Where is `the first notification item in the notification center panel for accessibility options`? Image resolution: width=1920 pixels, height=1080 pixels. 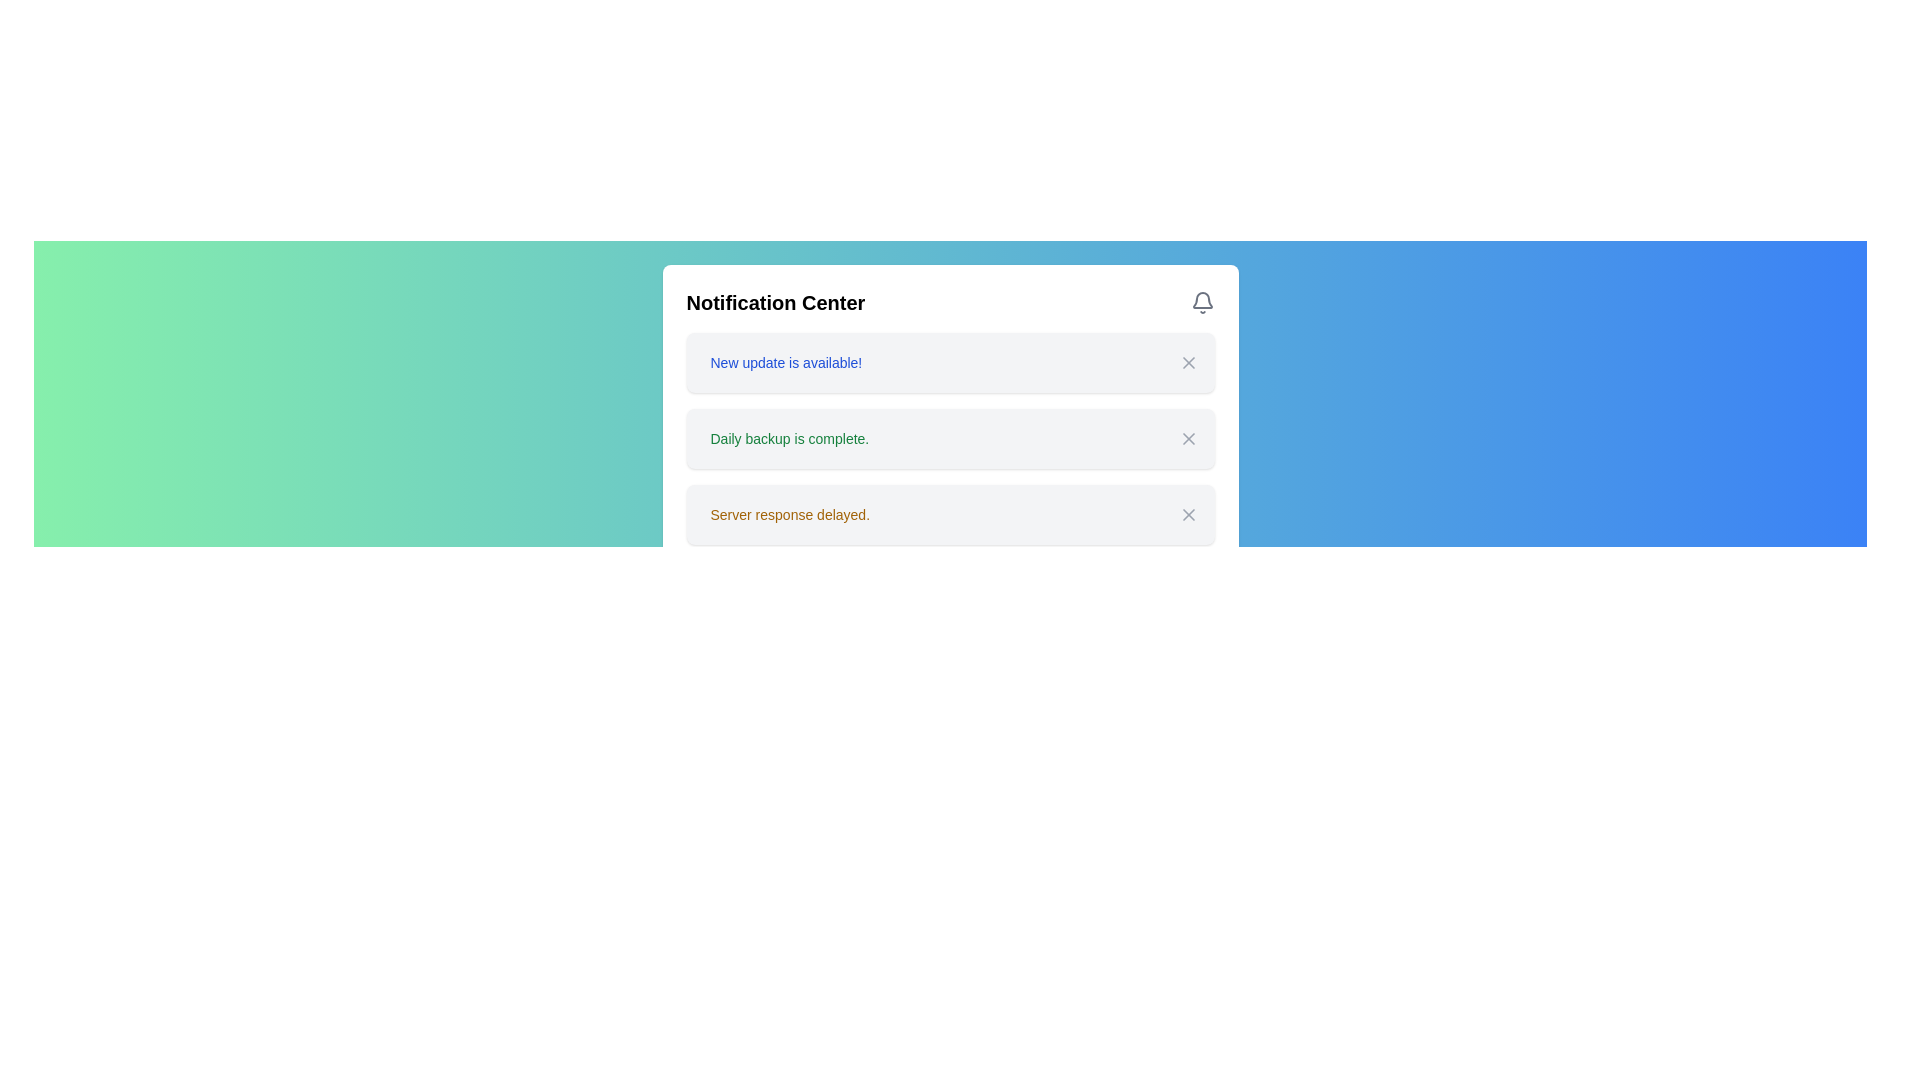
the first notification item in the notification center panel for accessibility options is located at coordinates (949, 362).